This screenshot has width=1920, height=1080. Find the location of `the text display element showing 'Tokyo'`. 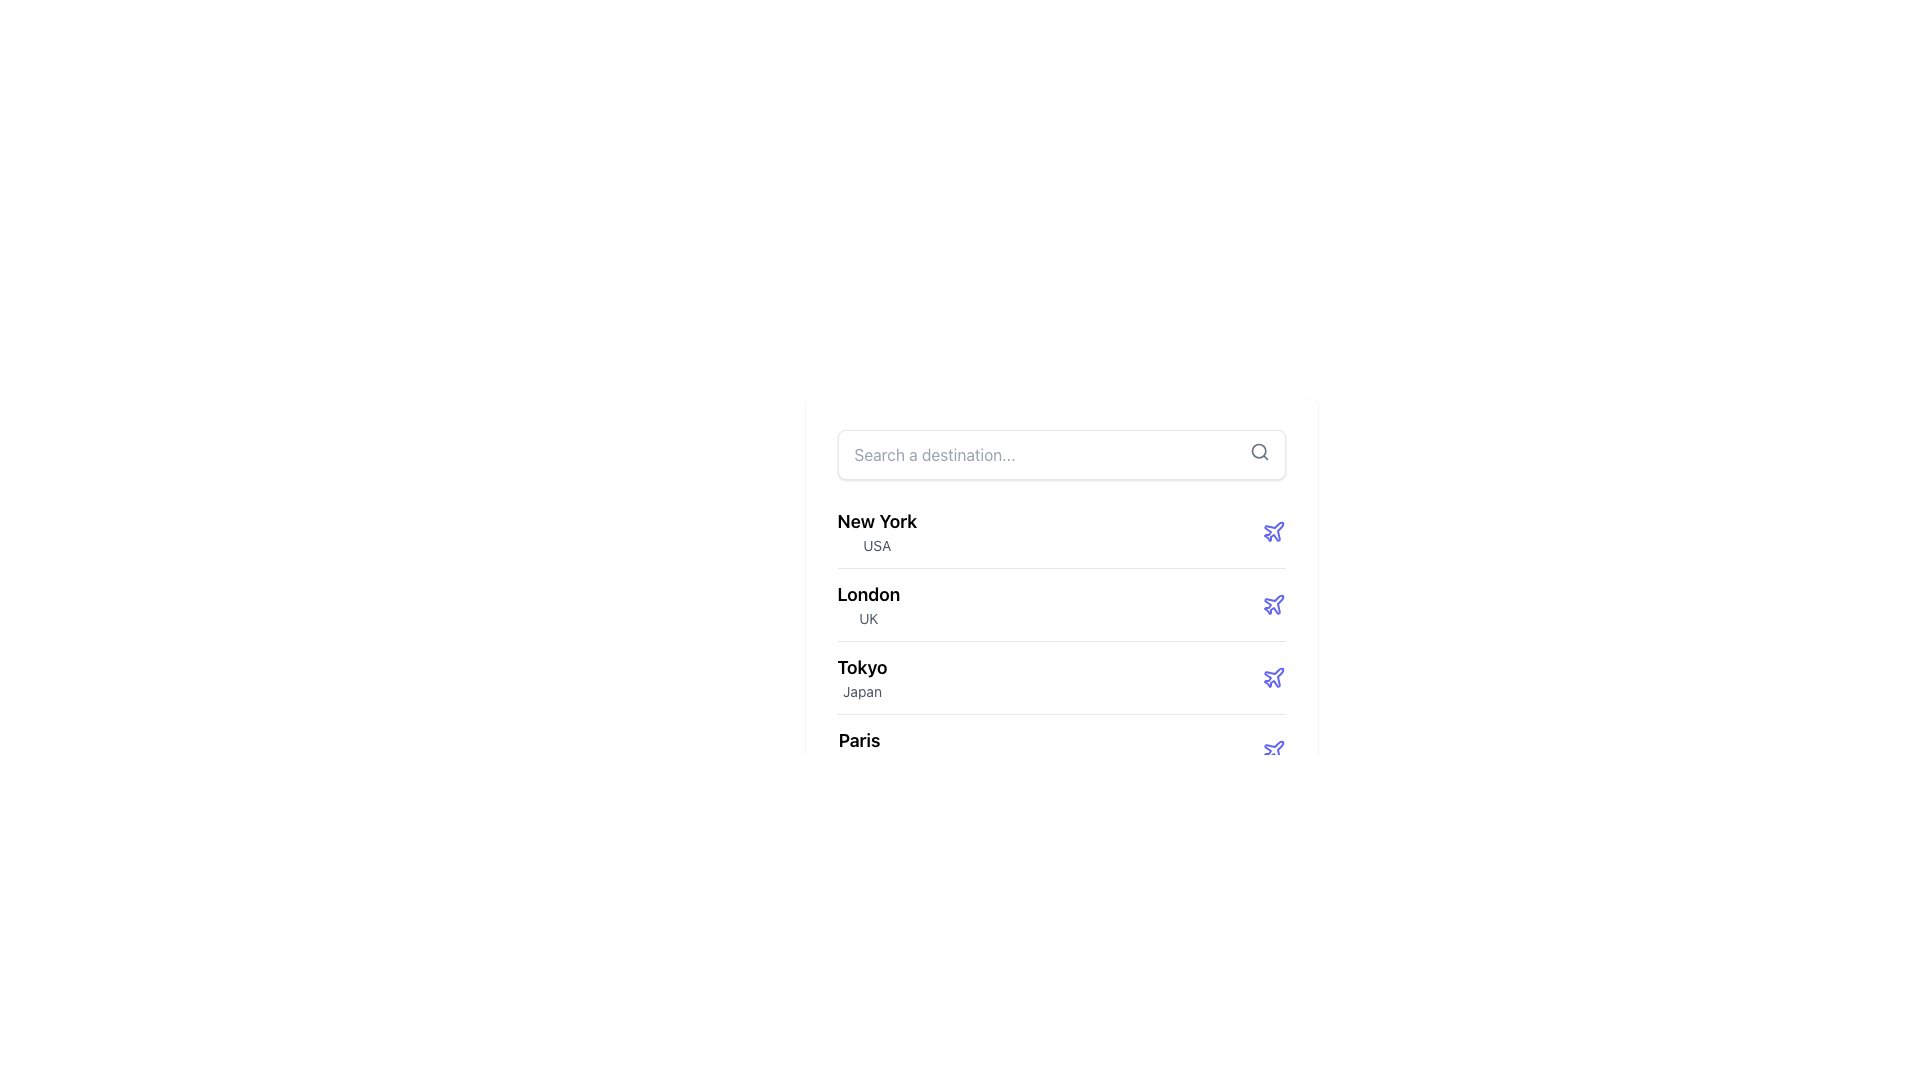

the text display element showing 'Tokyo' is located at coordinates (862, 677).